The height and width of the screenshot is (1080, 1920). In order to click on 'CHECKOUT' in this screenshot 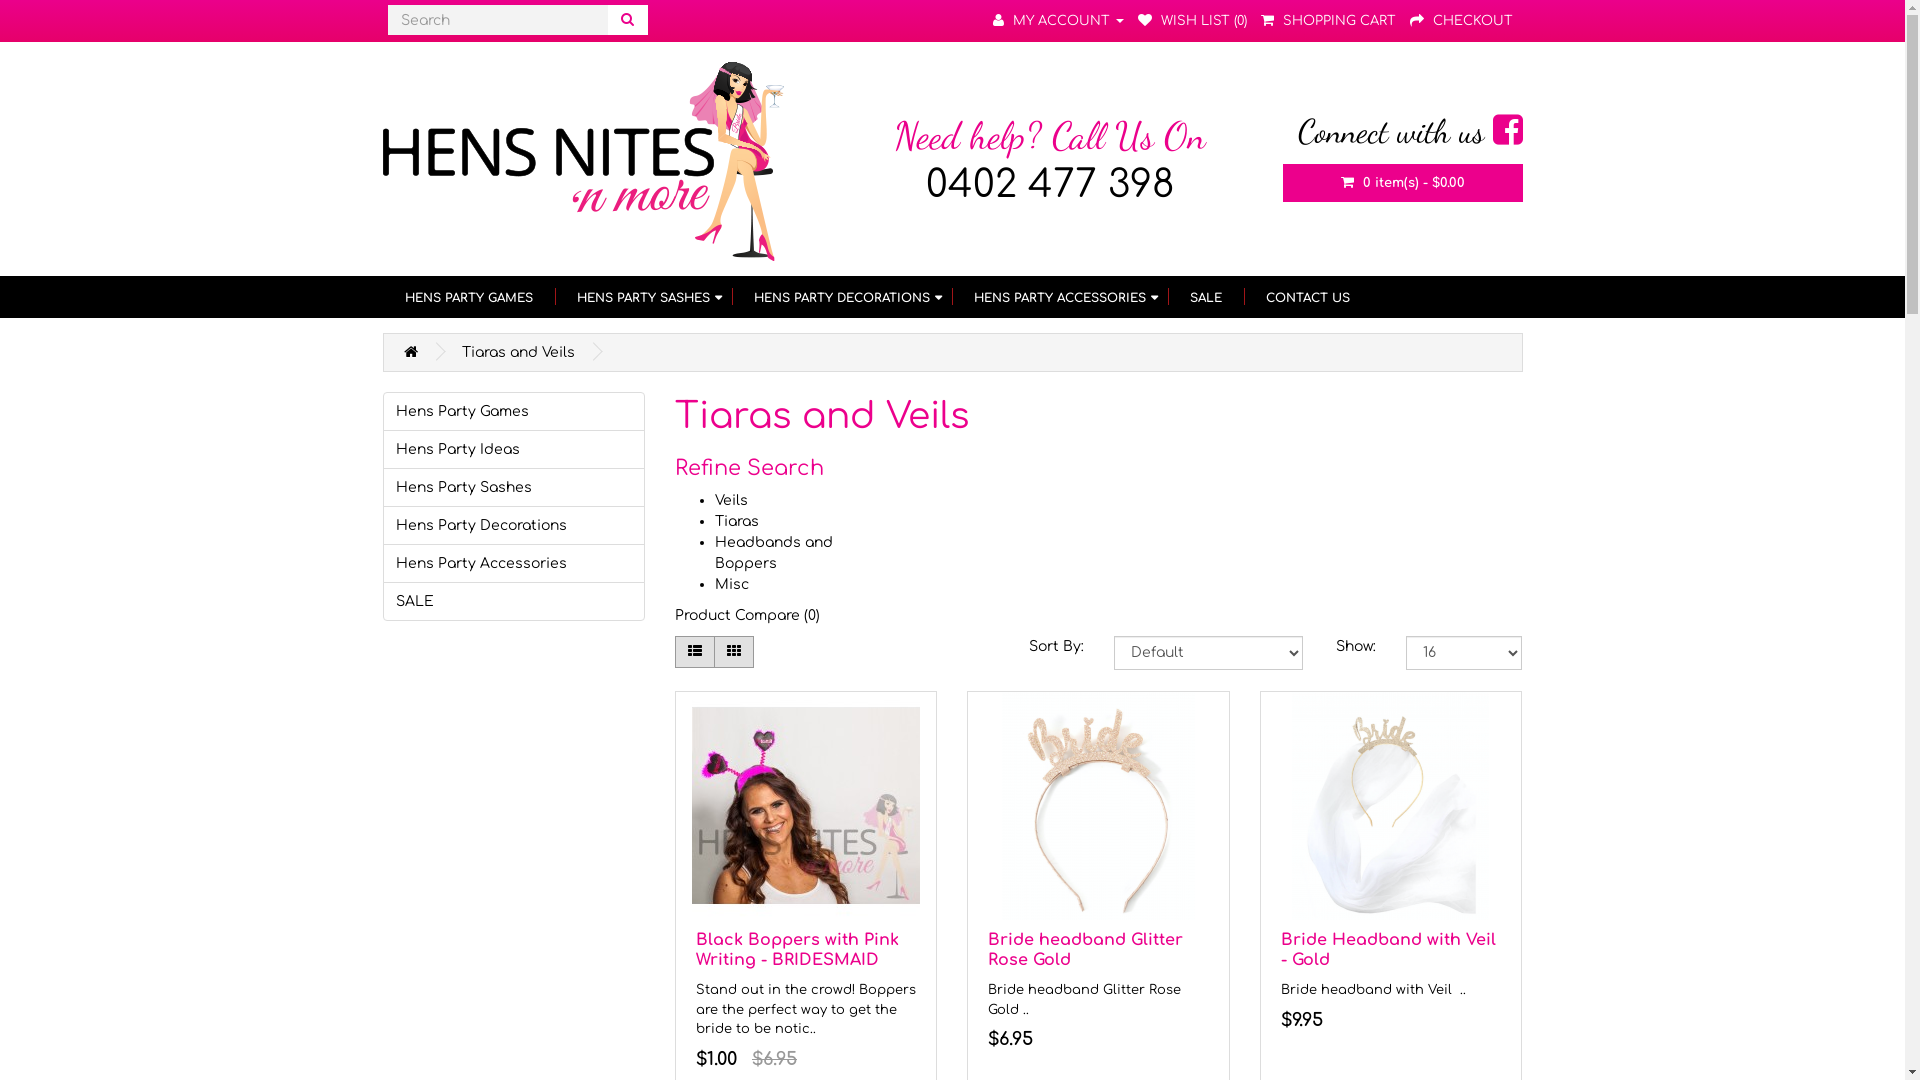, I will do `click(1461, 20)`.